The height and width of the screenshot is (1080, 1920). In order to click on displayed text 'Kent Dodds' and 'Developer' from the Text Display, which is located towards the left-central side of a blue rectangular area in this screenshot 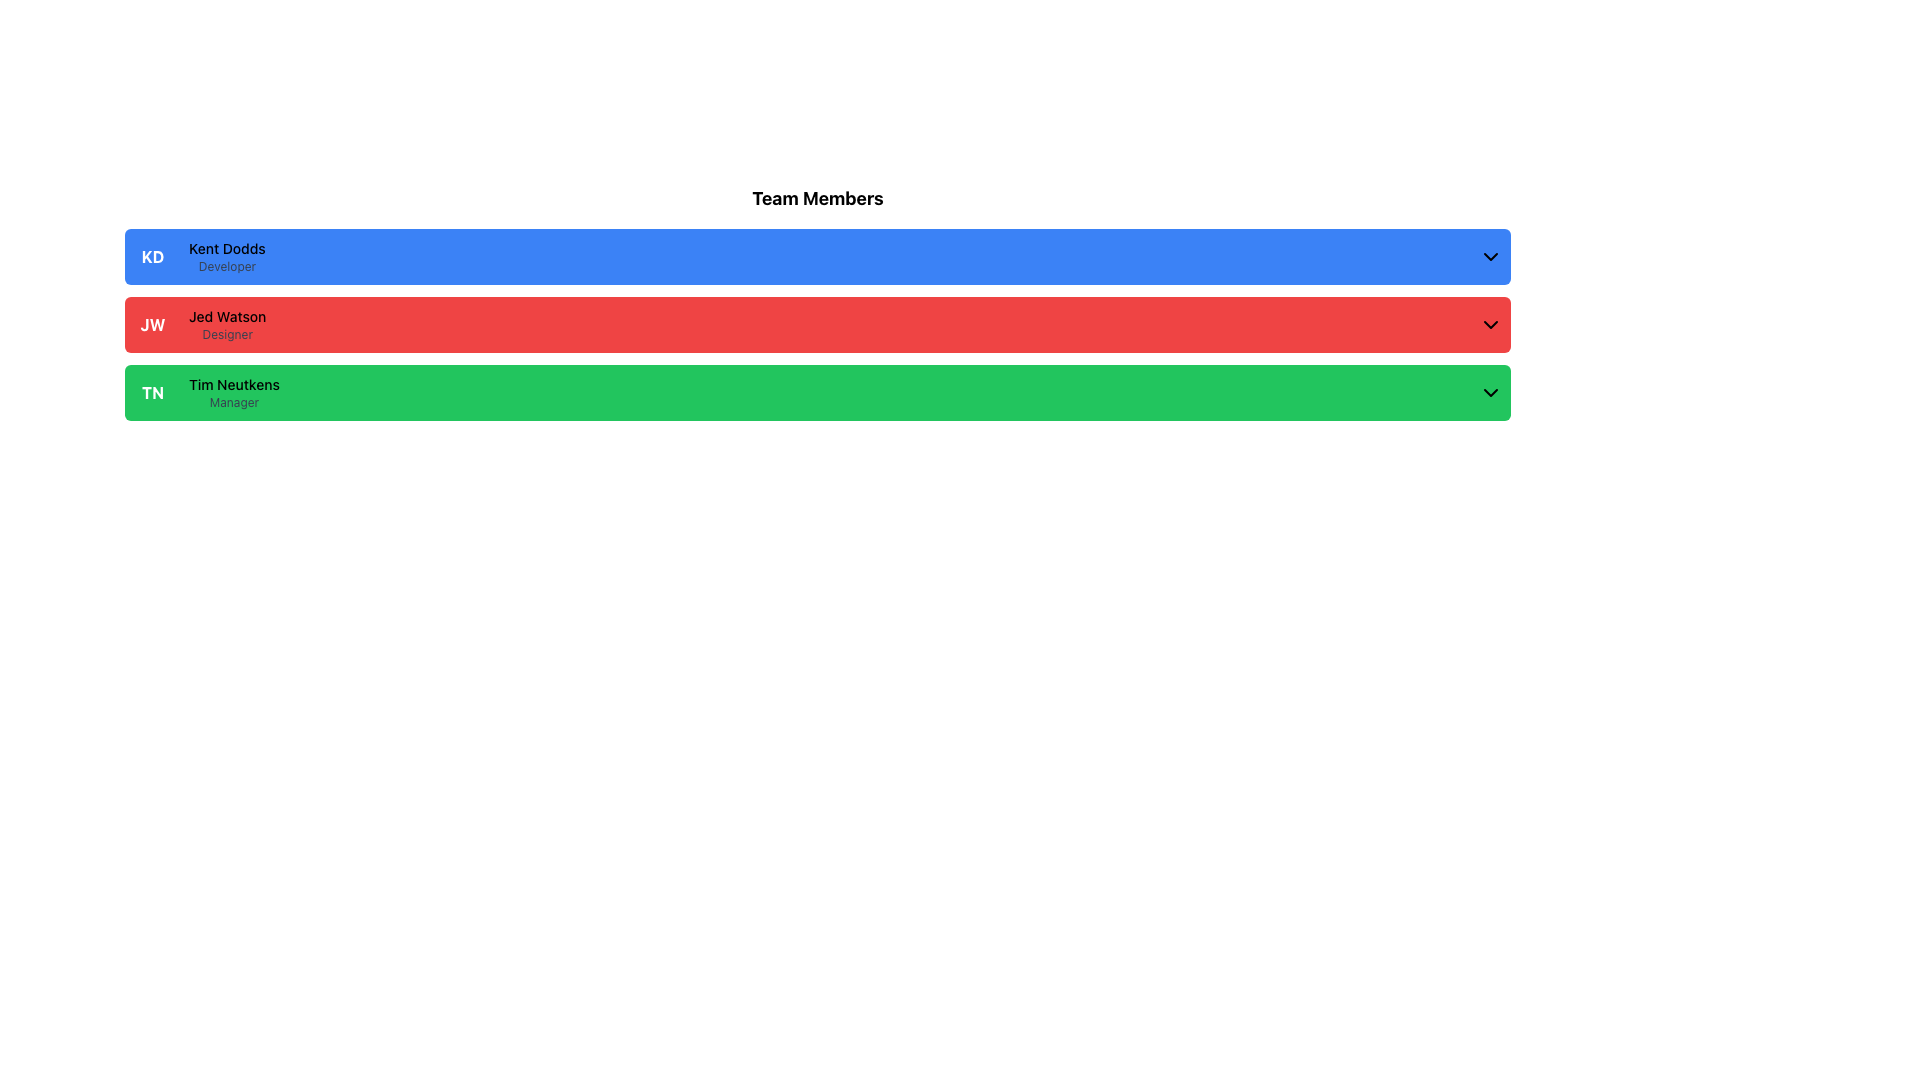, I will do `click(227, 256)`.